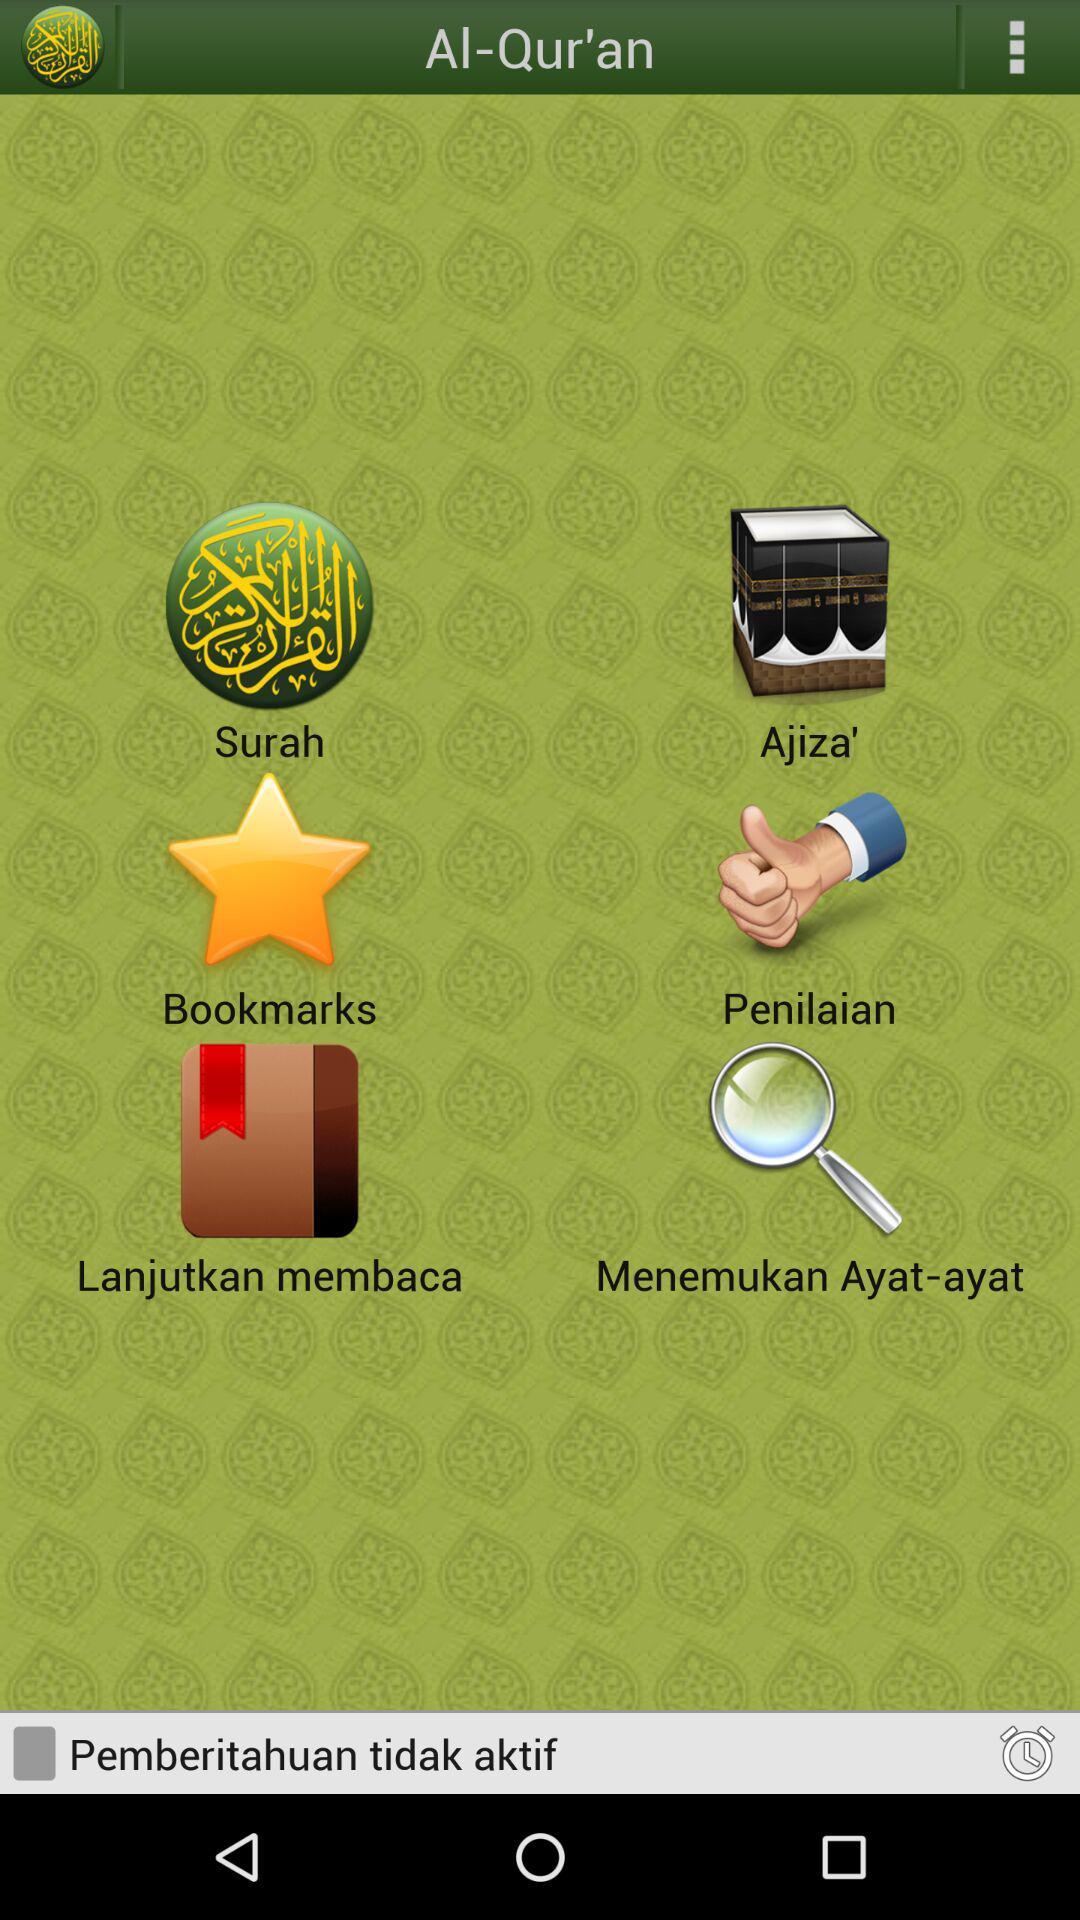 This screenshot has width=1080, height=1920. Describe the element at coordinates (1027, 1875) in the screenshot. I see `the time icon` at that location.